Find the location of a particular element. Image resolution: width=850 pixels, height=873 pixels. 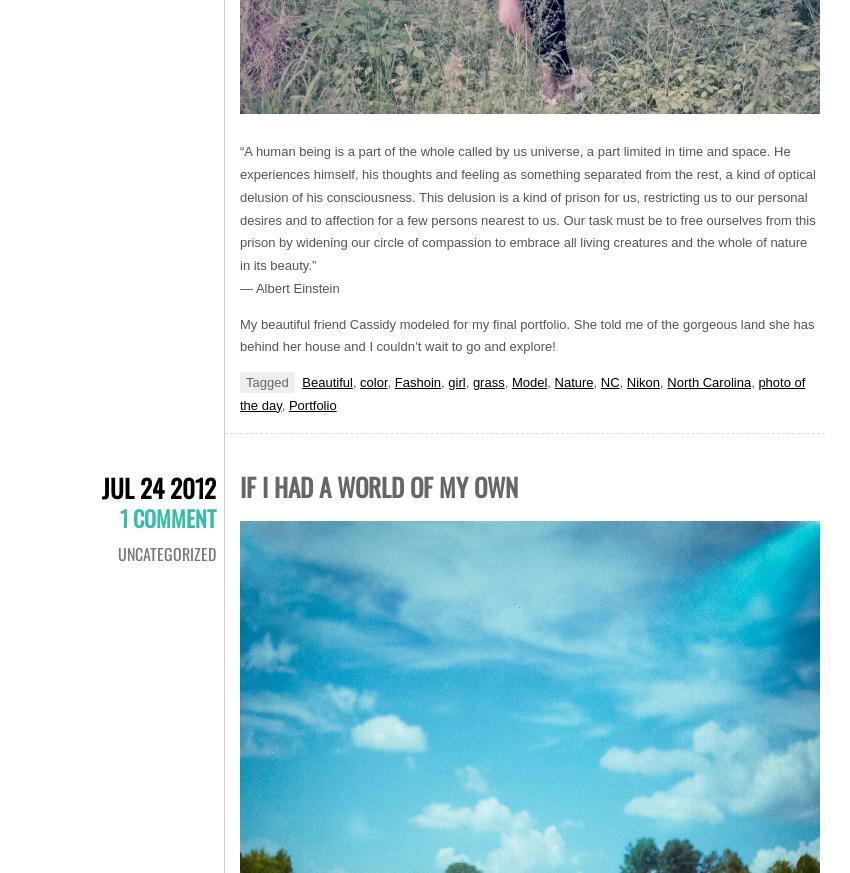

'1 Comment' is located at coordinates (119, 516).